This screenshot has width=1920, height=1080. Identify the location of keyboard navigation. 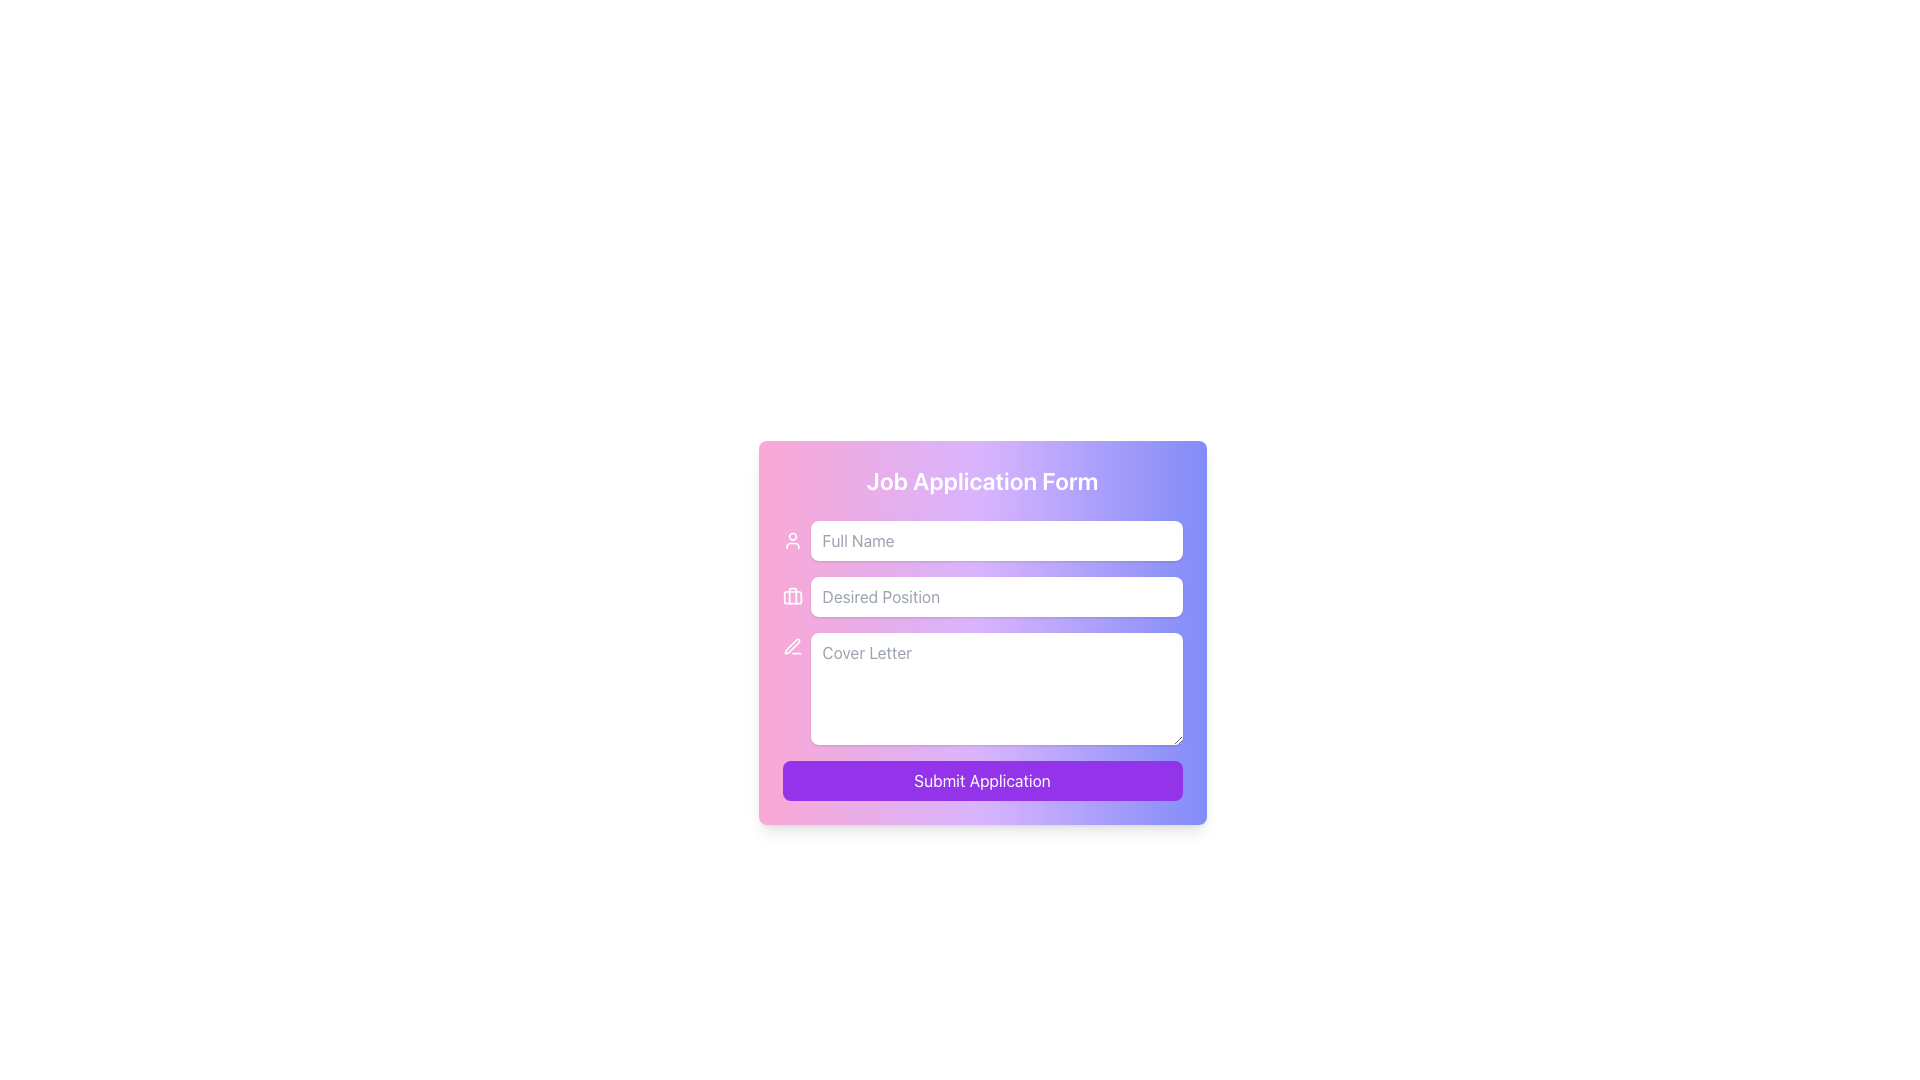
(982, 596).